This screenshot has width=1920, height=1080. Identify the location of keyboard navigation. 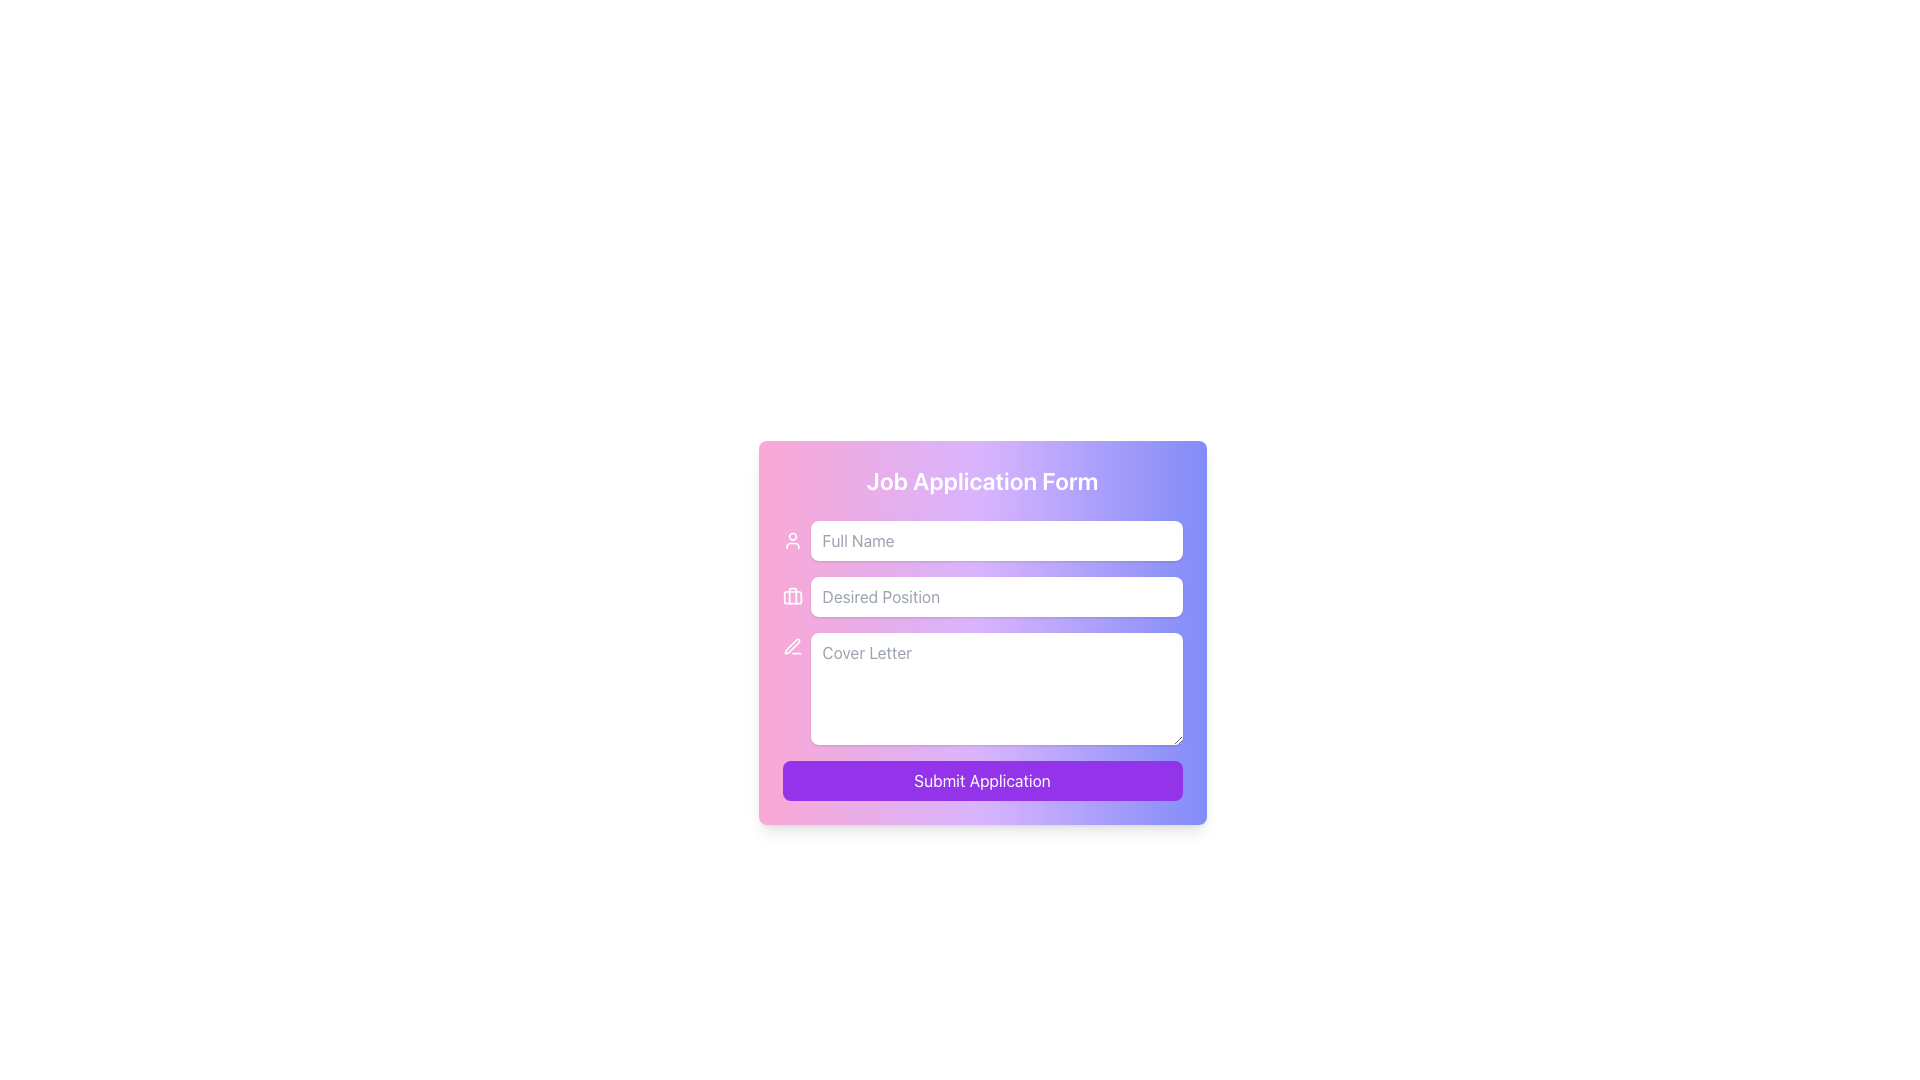
(982, 596).